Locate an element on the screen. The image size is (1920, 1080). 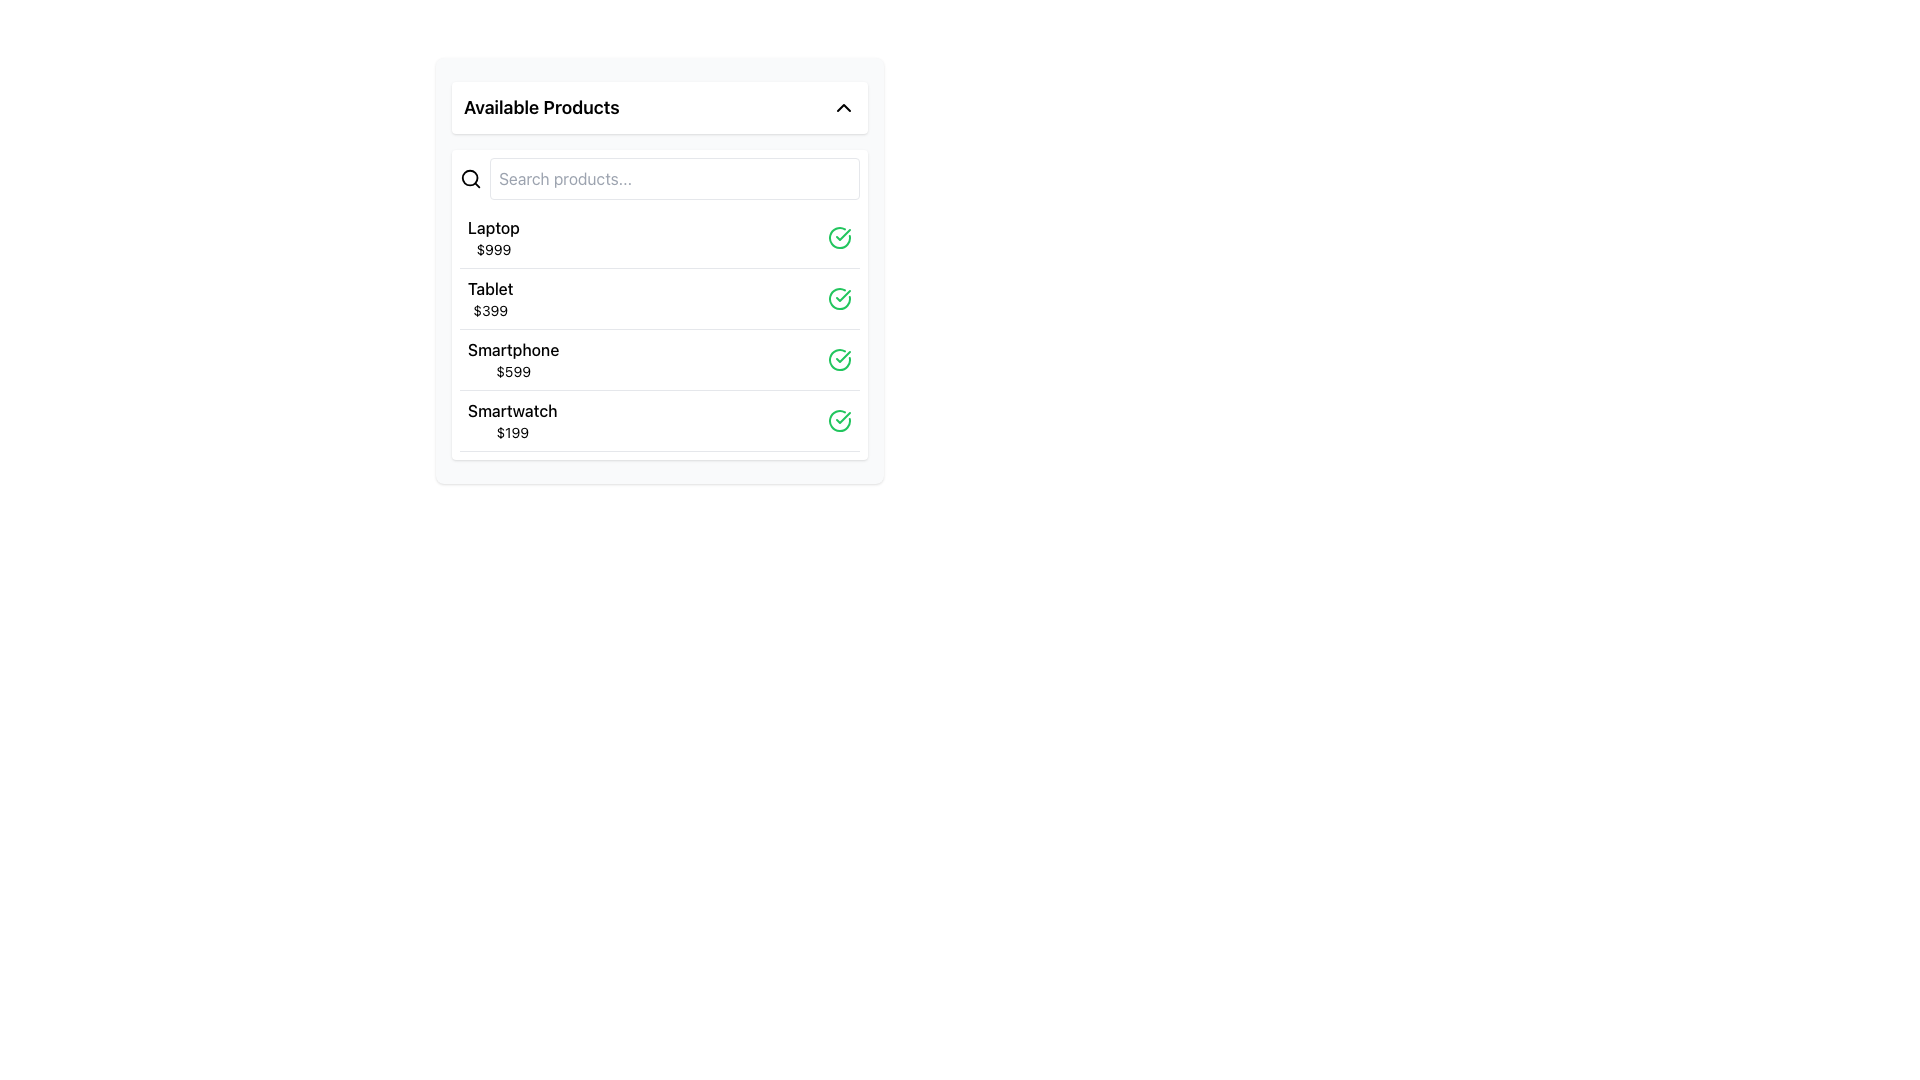
the visual state of the checkmark icon located to the right of the textual description and price line of the 'Tablet' product entry is located at coordinates (843, 296).